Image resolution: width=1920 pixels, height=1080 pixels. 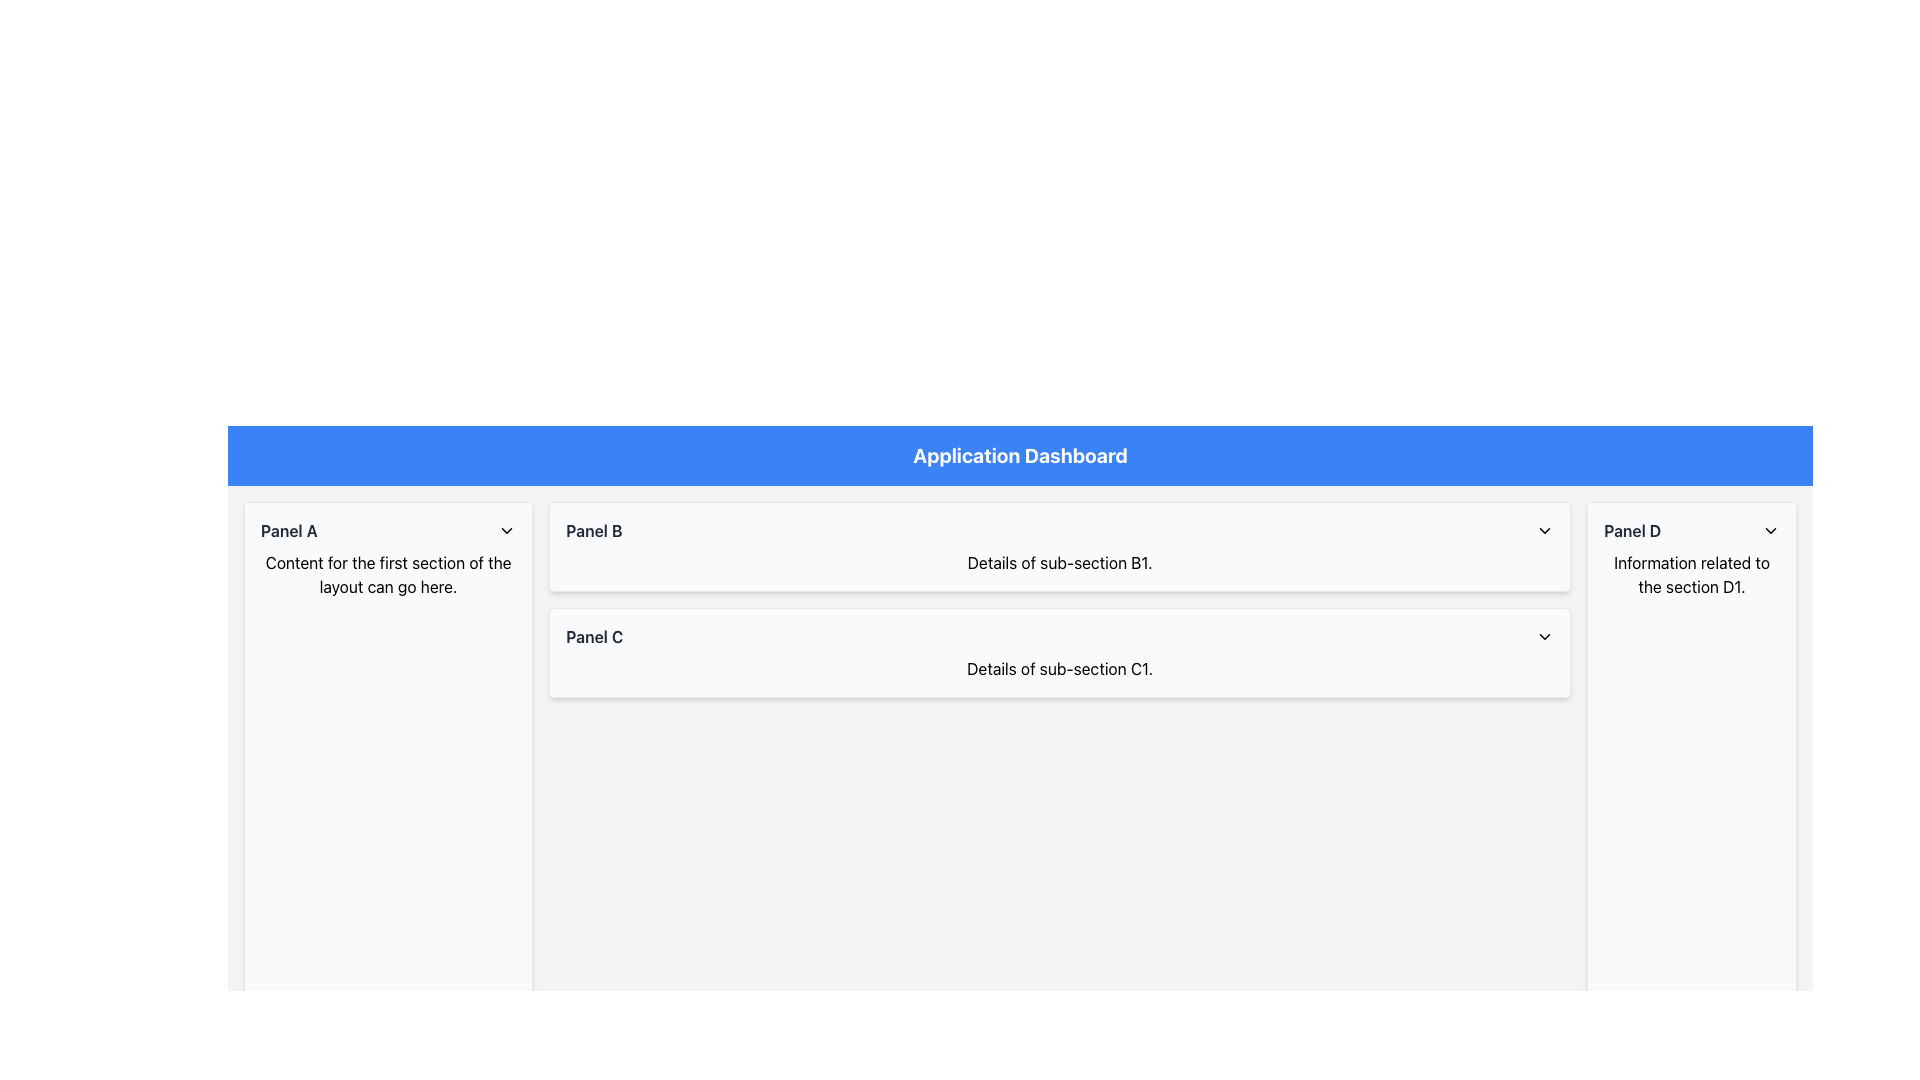 What do you see at coordinates (1059, 652) in the screenshot?
I see `the Expandable/Collapsible Panel titled 'Panel C'` at bounding box center [1059, 652].